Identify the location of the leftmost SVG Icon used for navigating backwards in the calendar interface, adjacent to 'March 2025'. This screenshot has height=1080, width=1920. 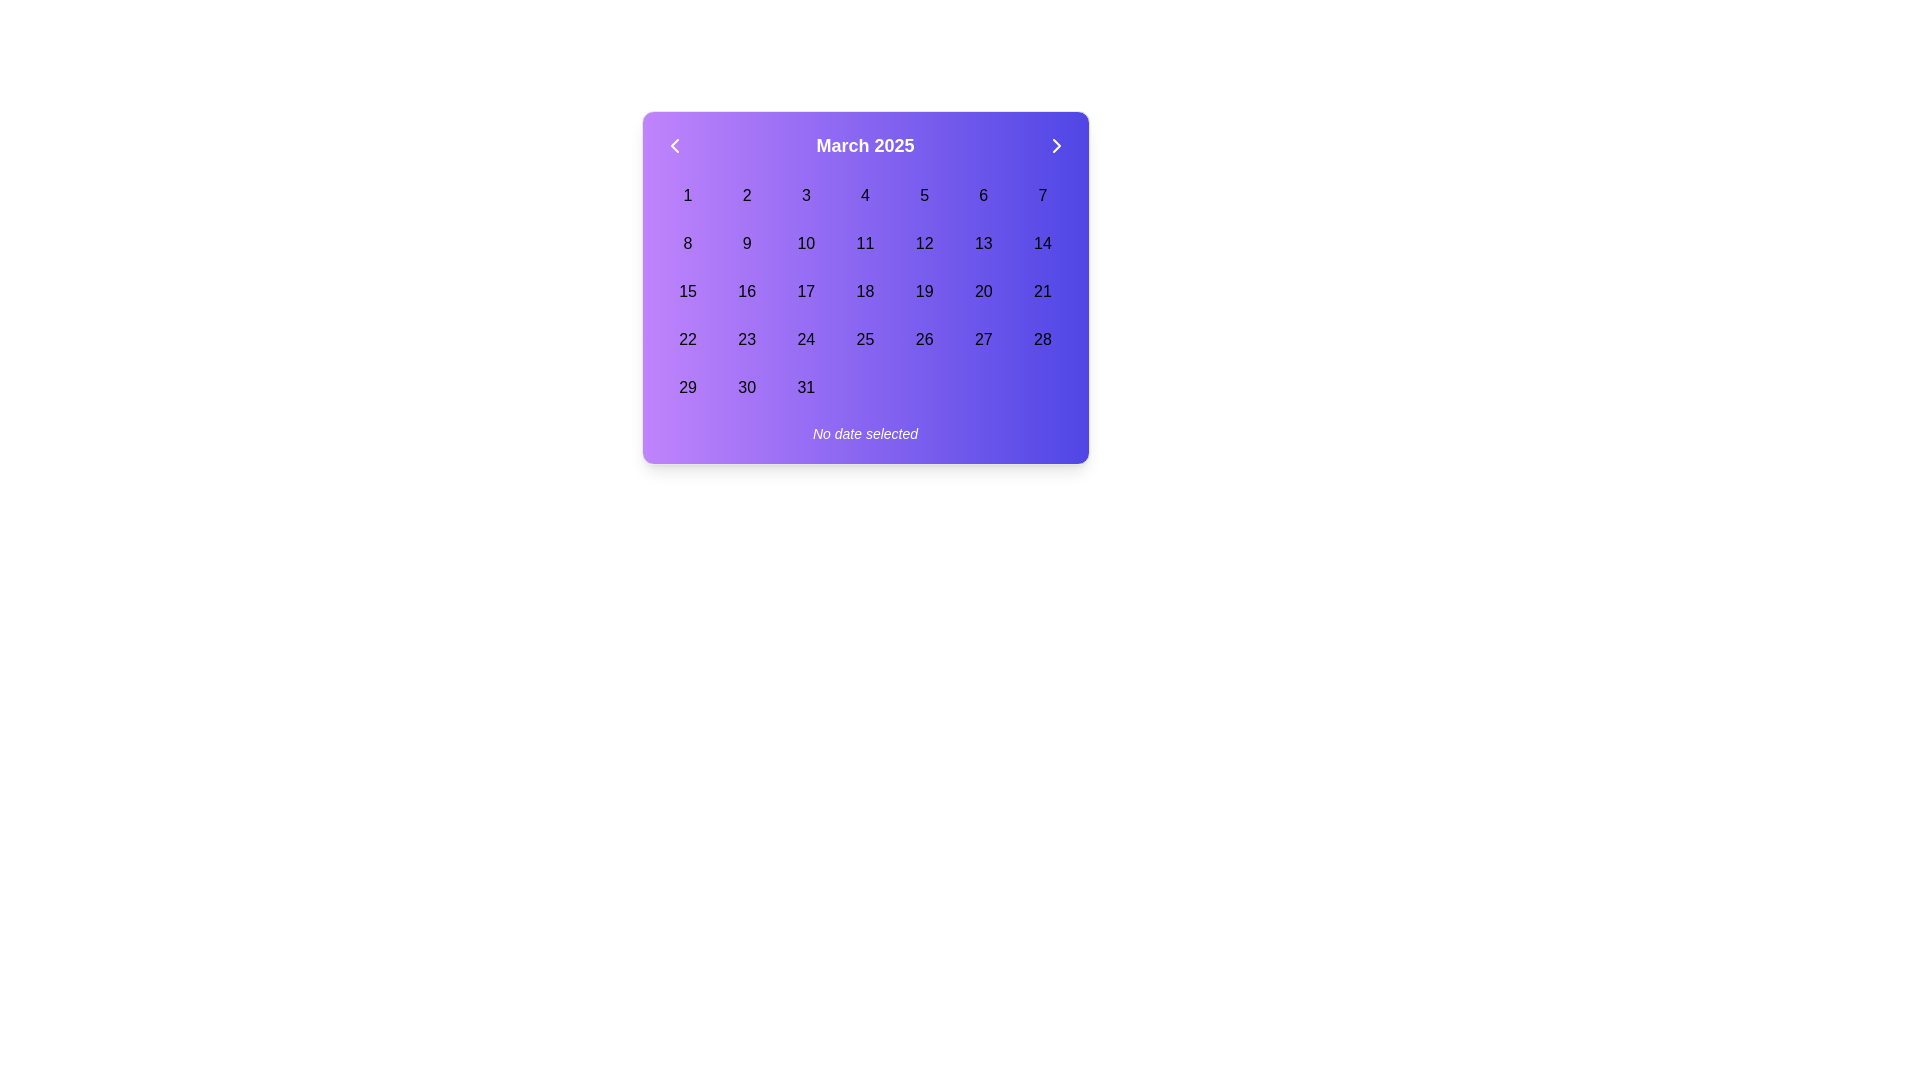
(674, 145).